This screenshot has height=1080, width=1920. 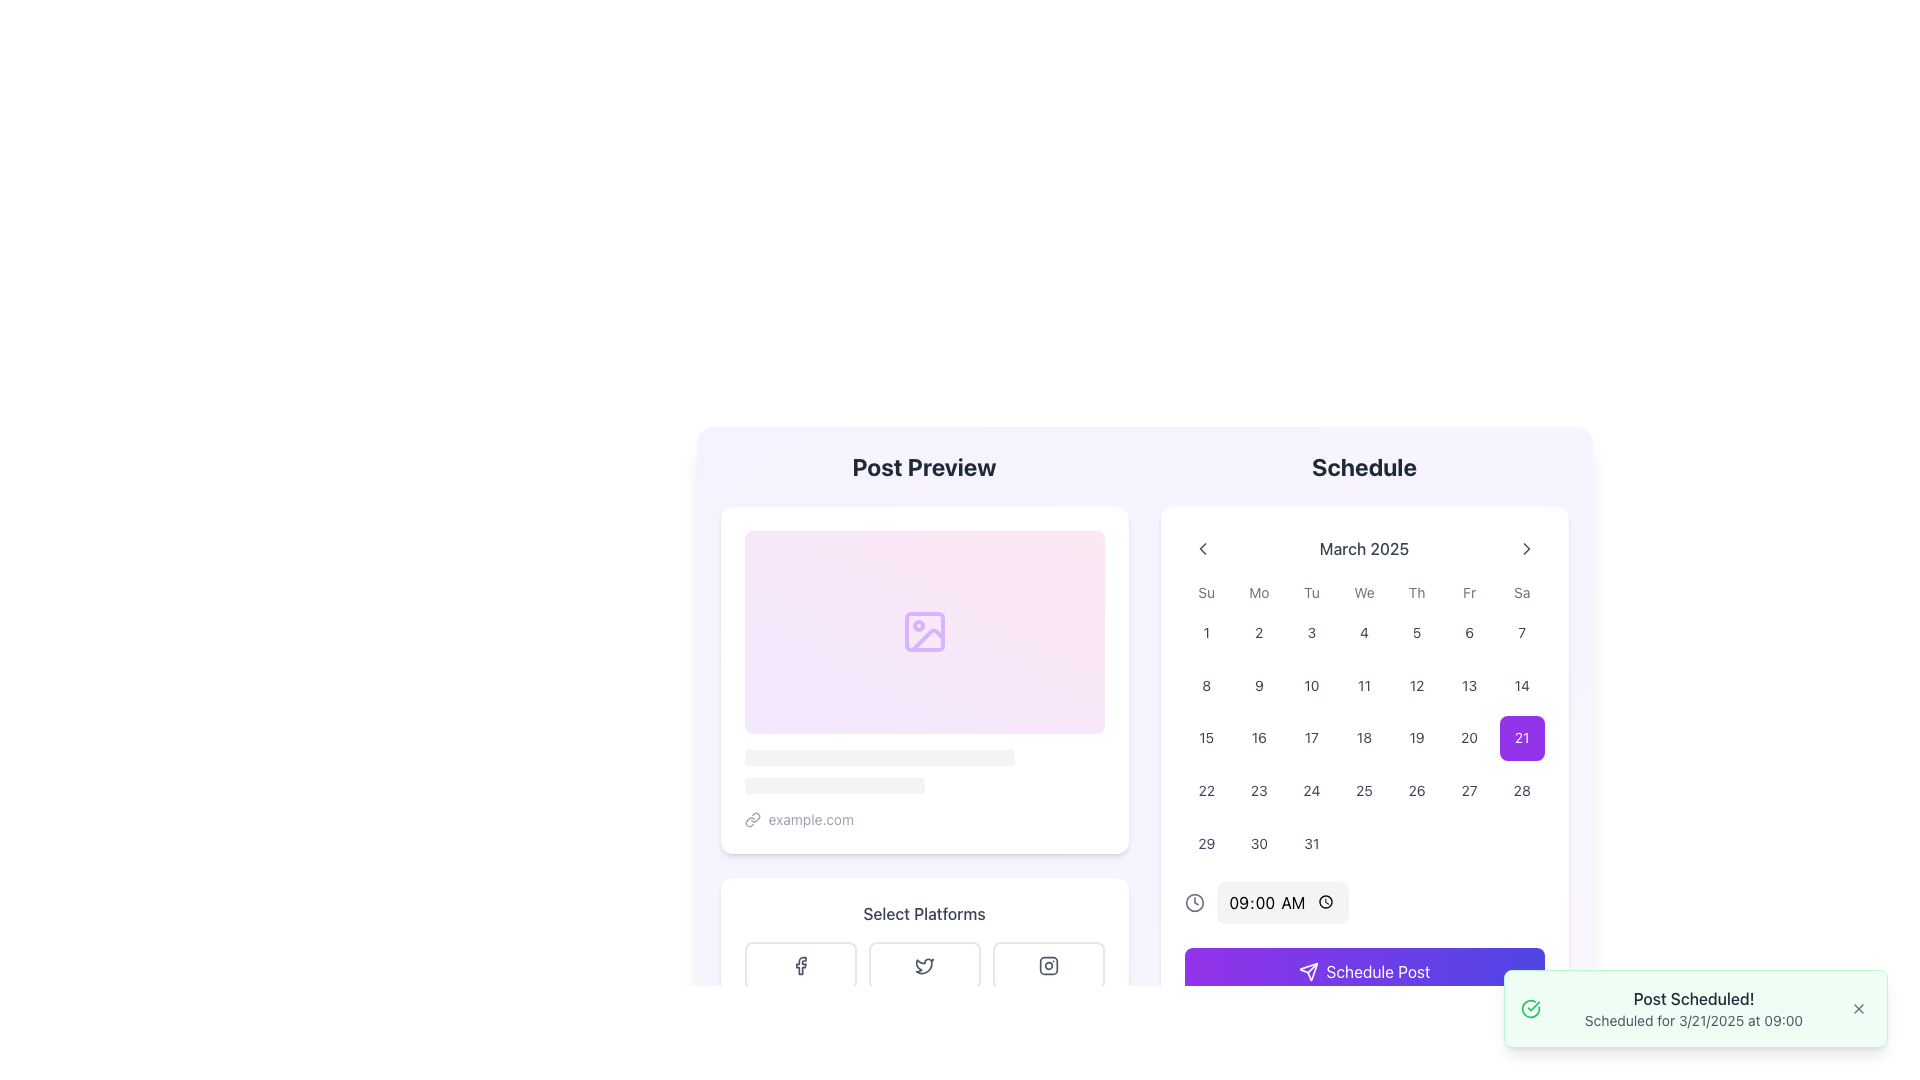 I want to click on the button representing the date '20' in the calendar for March 2025, so click(x=1469, y=738).